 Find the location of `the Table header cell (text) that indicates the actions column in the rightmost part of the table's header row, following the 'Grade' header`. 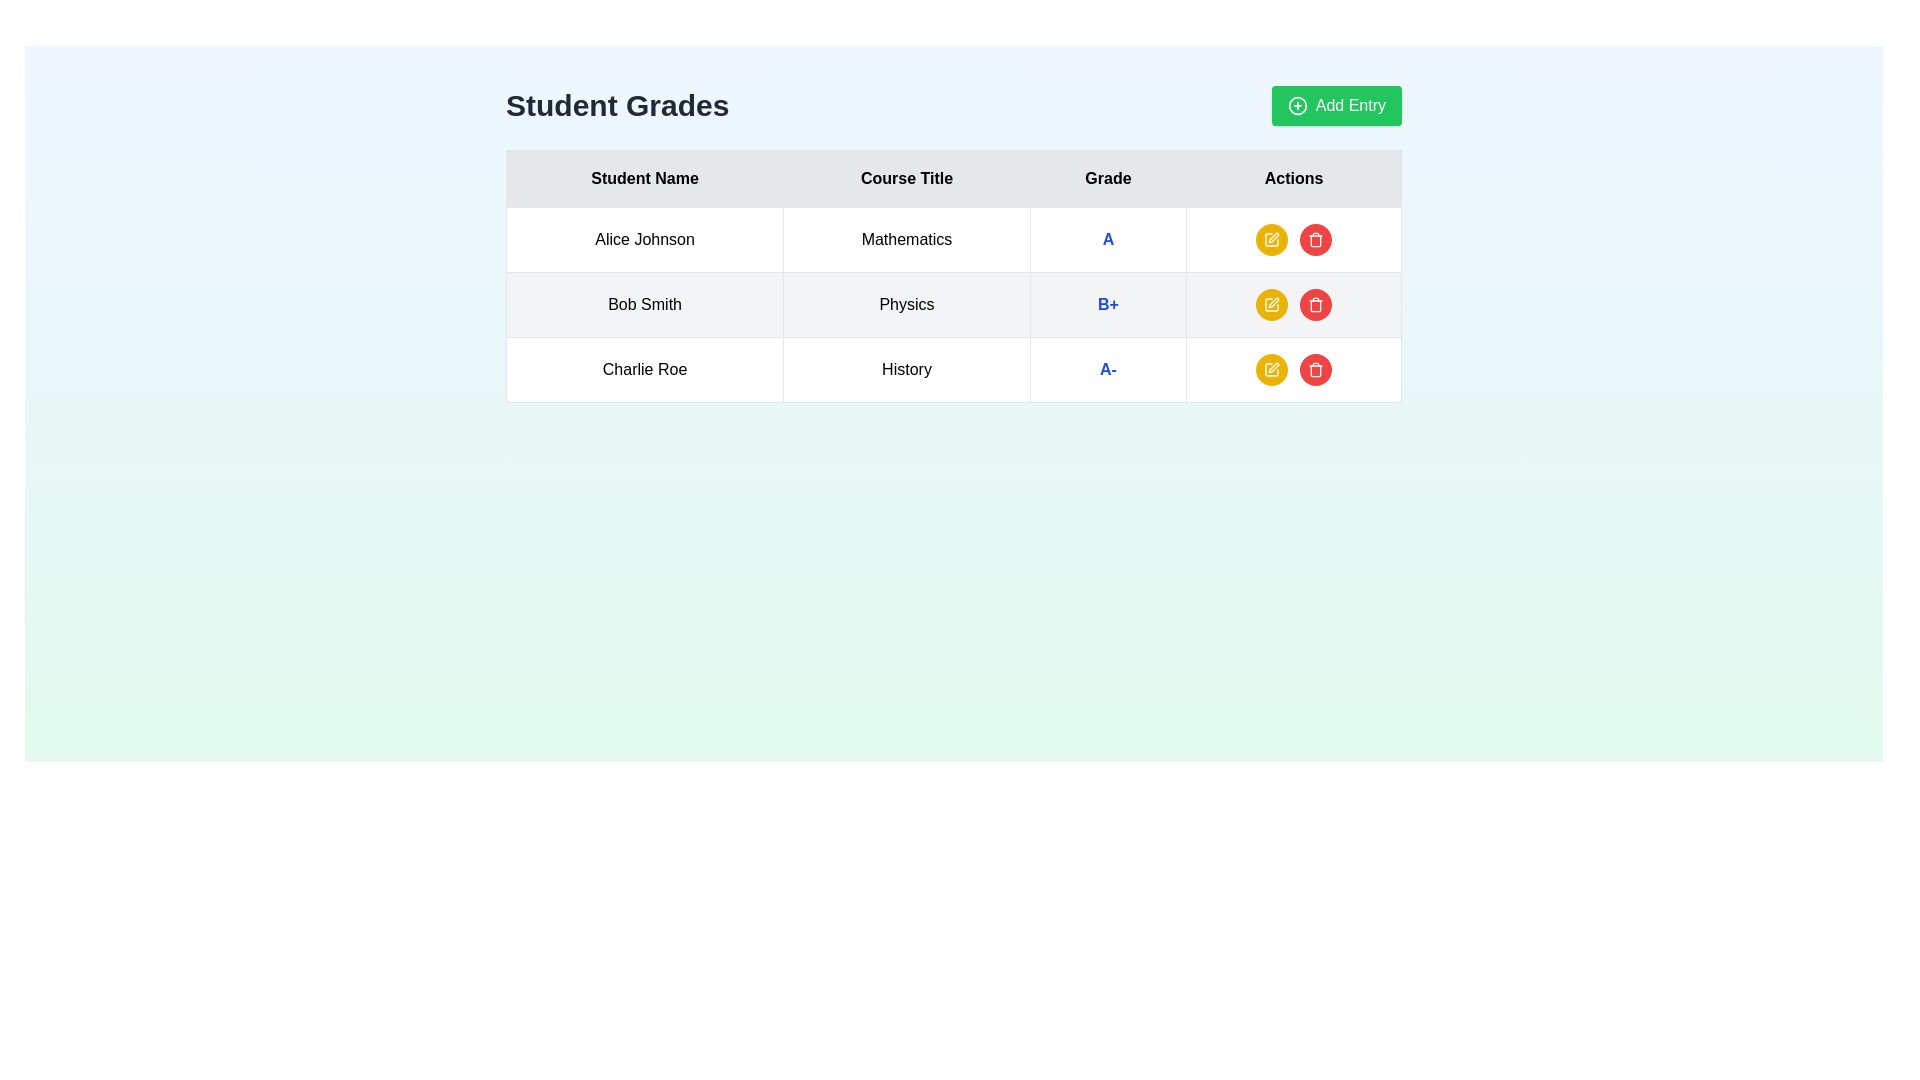

the Table header cell (text) that indicates the actions column in the rightmost part of the table's header row, following the 'Grade' header is located at coordinates (1294, 177).